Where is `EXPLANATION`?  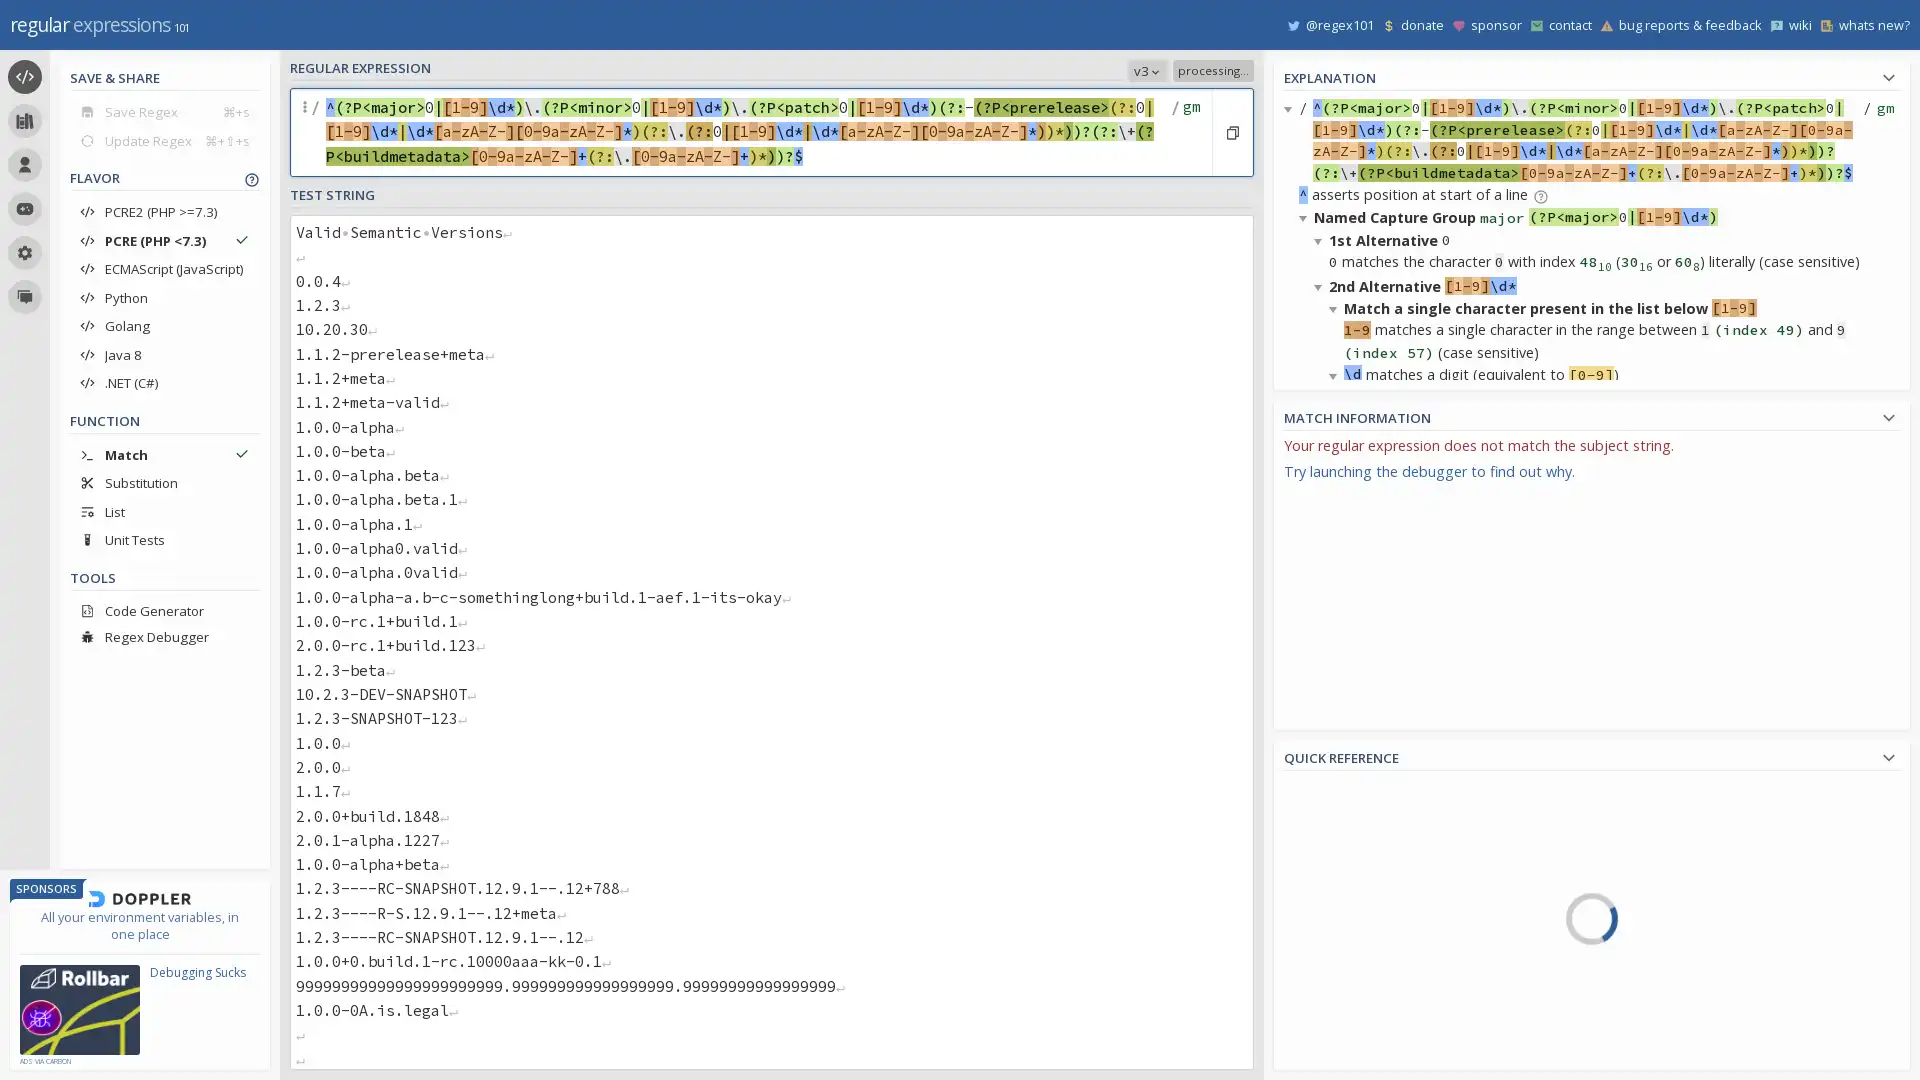 EXPLANATION is located at coordinates (1591, 74).